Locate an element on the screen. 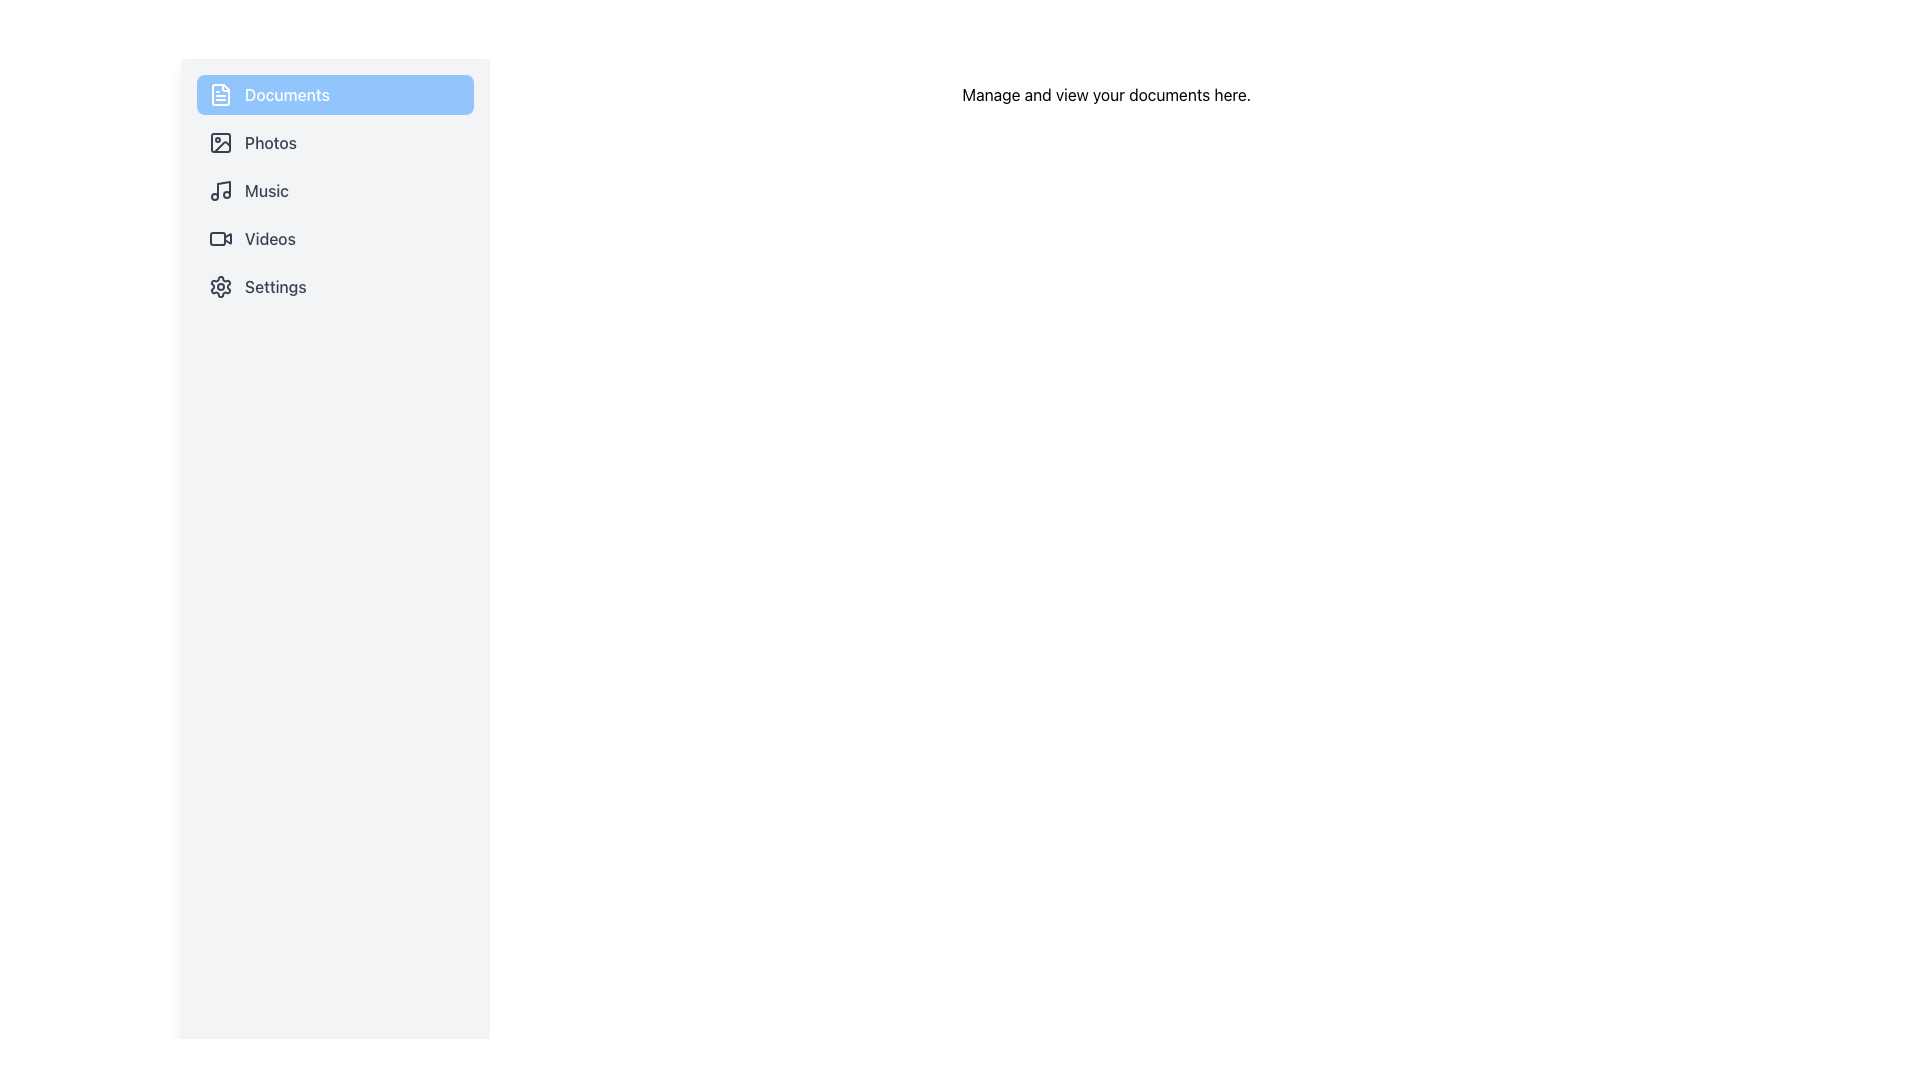 Image resolution: width=1920 pixels, height=1080 pixels. the small rectangular icon with rounded corners located to the left of the text label 'Photos' in the sidebar menu is located at coordinates (220, 141).